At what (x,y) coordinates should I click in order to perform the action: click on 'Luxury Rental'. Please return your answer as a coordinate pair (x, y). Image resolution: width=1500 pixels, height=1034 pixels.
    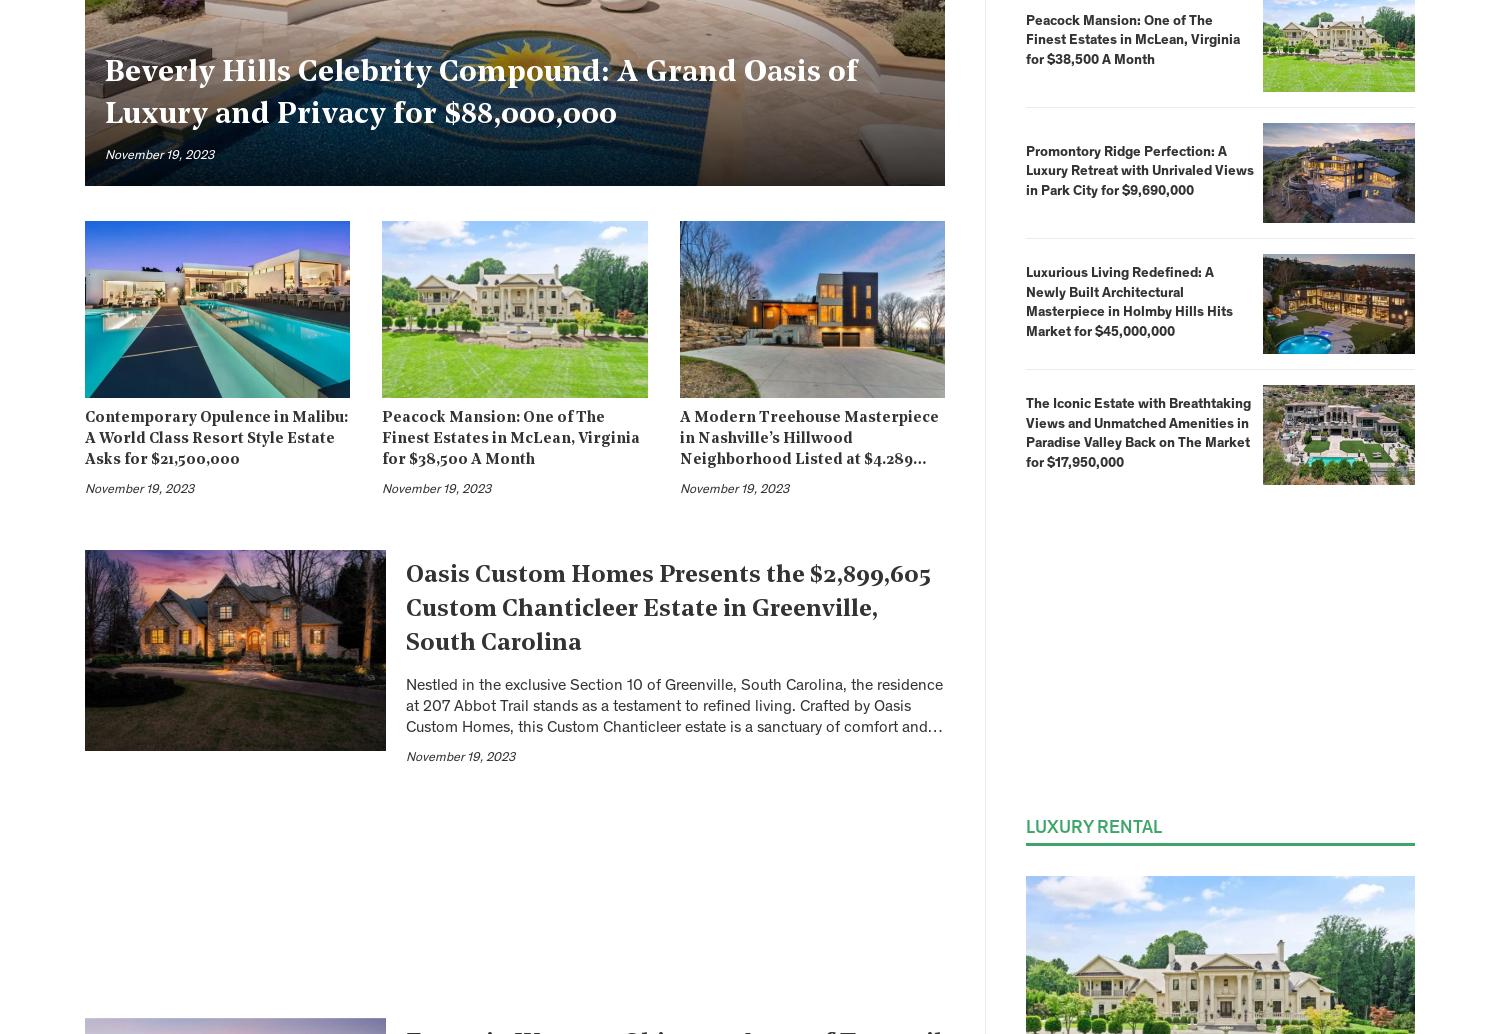
    Looking at the image, I should click on (1092, 827).